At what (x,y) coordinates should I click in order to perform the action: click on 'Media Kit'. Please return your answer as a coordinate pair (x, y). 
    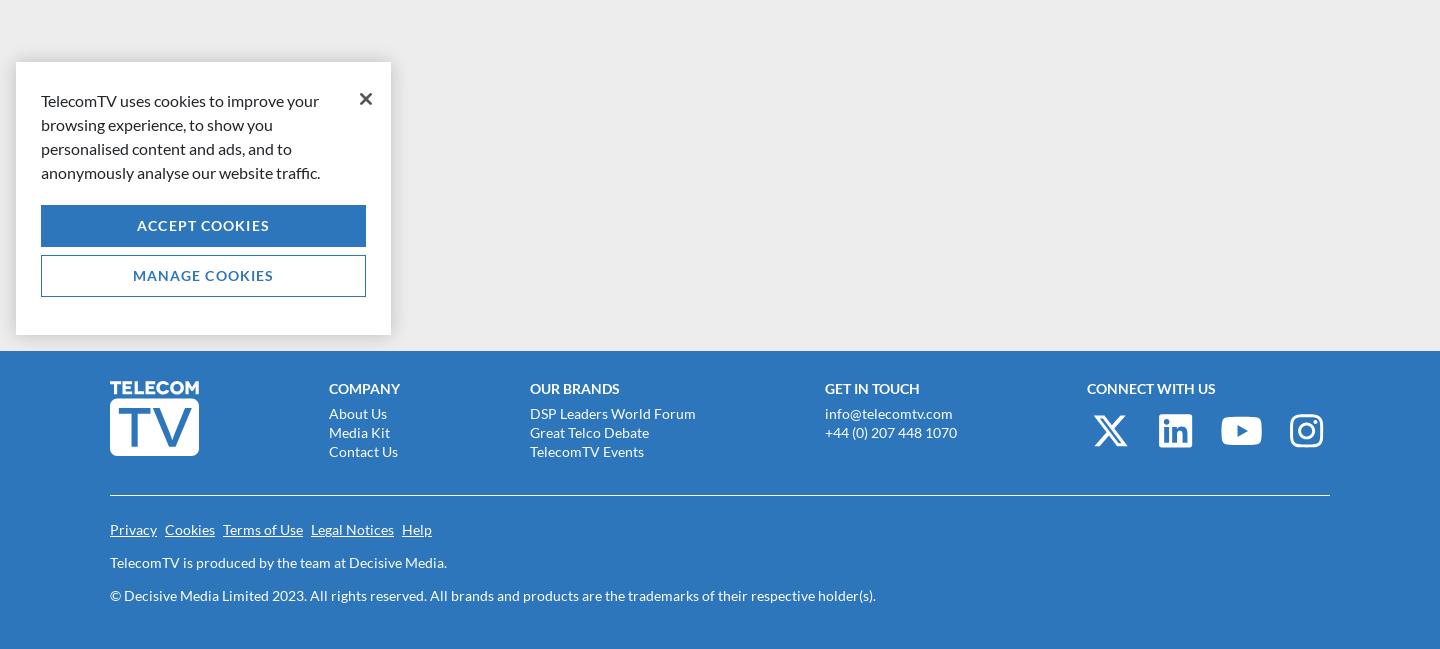
    Looking at the image, I should click on (359, 430).